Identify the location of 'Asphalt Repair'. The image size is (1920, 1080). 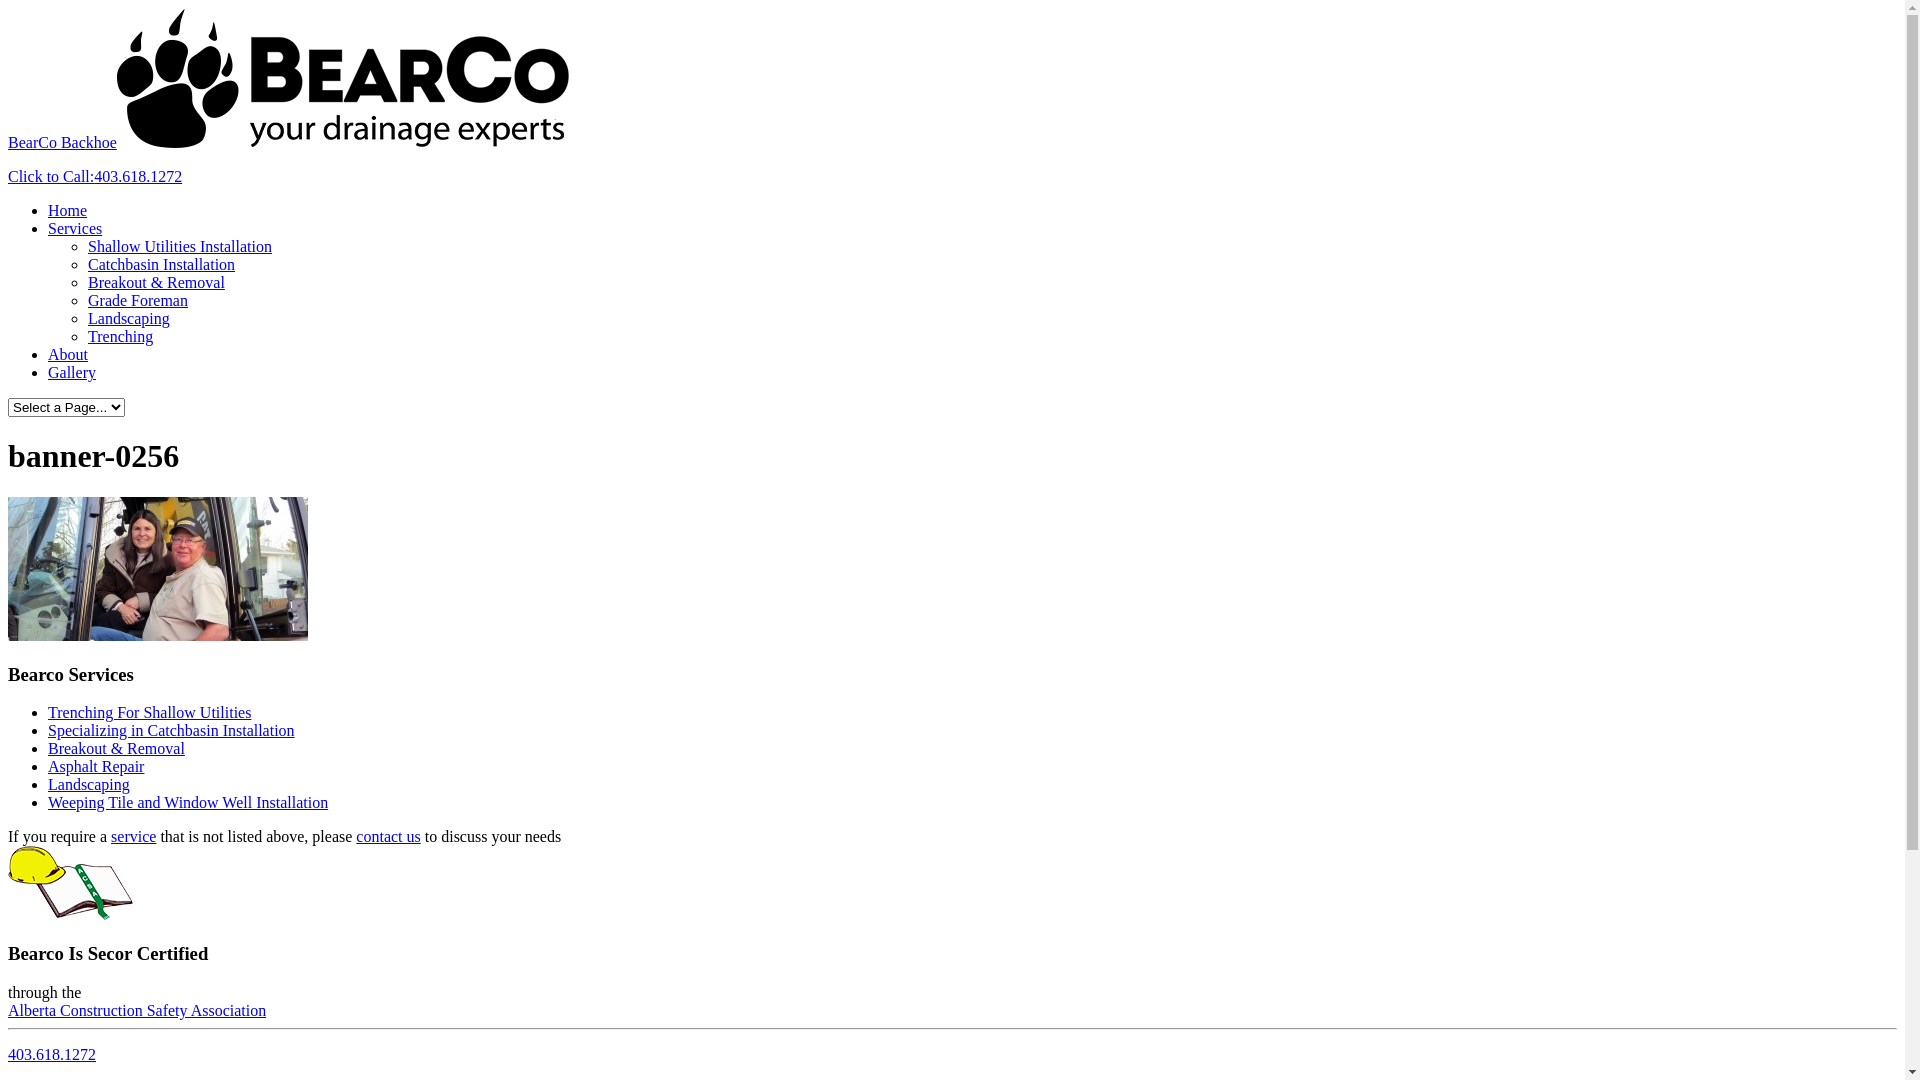
(95, 765).